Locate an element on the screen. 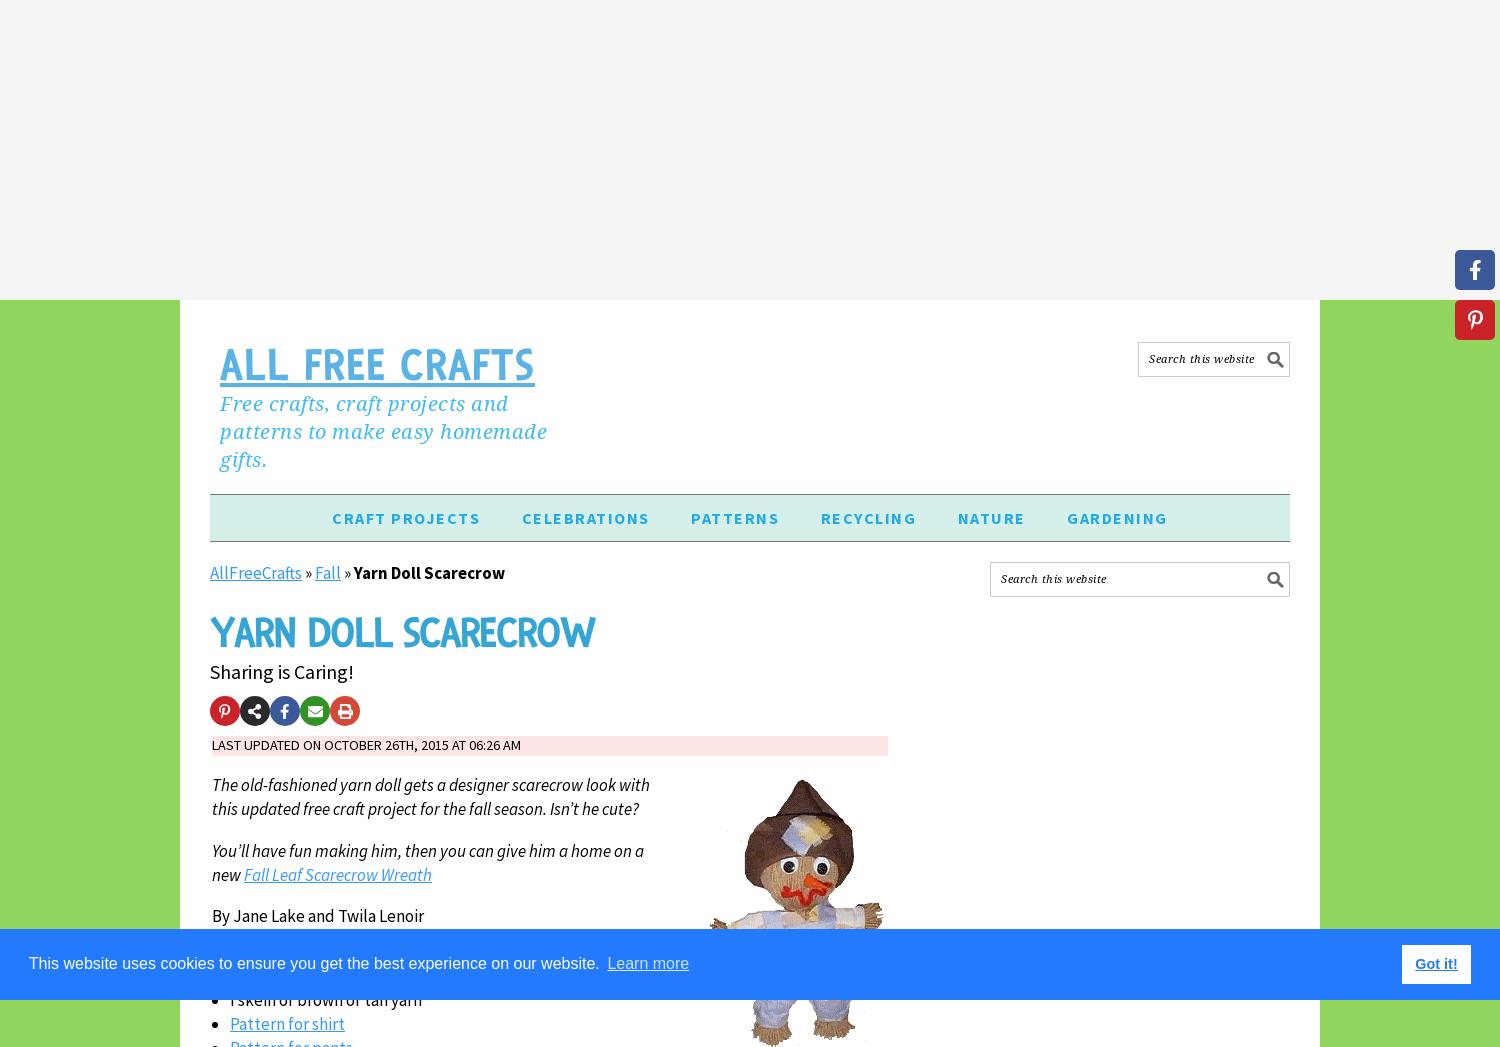 Image resolution: width=1500 pixels, height=1047 pixels. 'All Free Crafts' is located at coordinates (377, 366).